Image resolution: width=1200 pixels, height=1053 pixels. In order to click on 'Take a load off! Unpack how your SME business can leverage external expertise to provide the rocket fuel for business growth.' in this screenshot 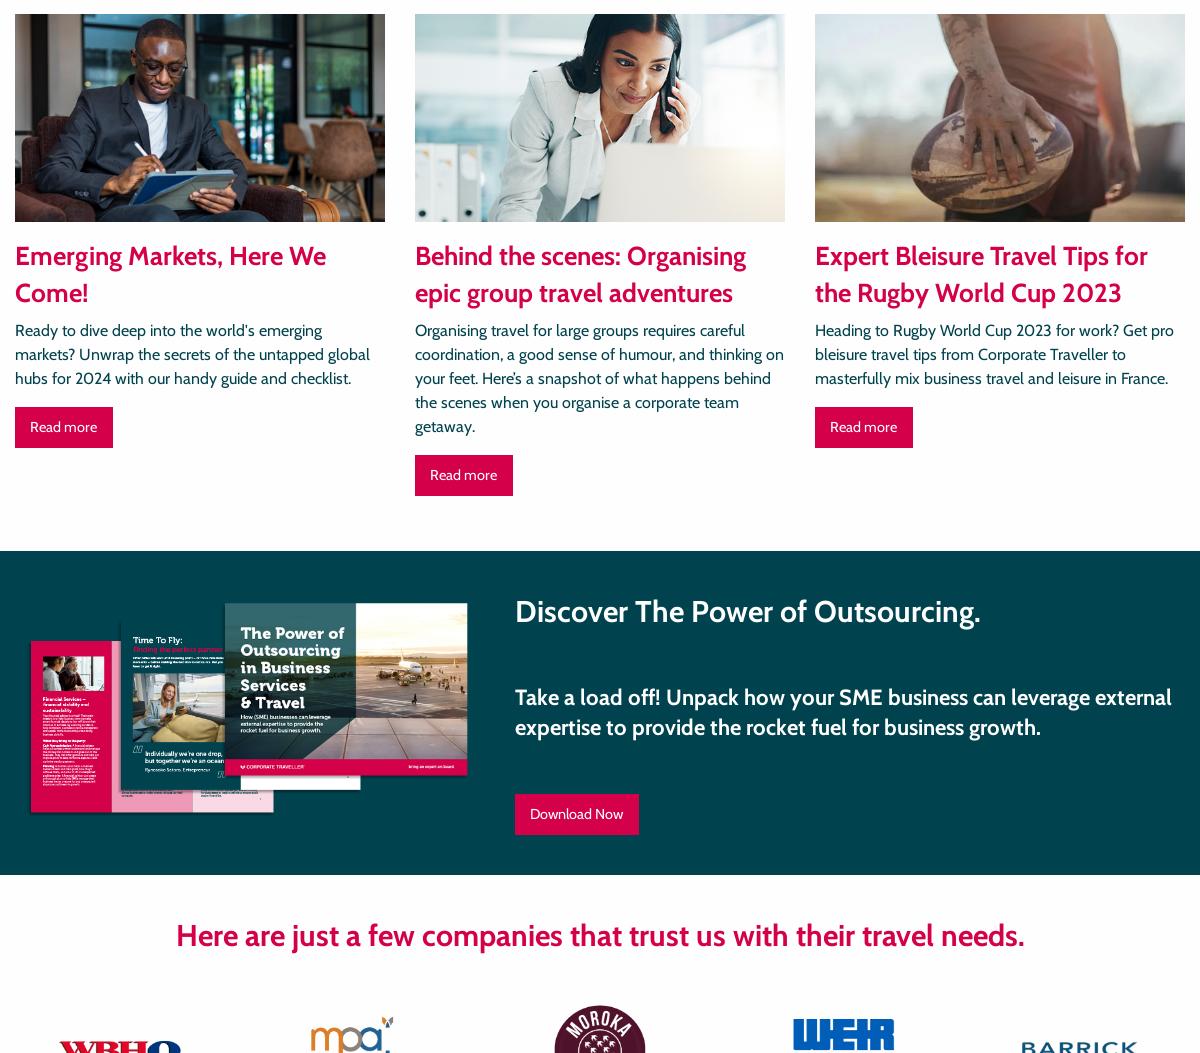, I will do `click(842, 712)`.